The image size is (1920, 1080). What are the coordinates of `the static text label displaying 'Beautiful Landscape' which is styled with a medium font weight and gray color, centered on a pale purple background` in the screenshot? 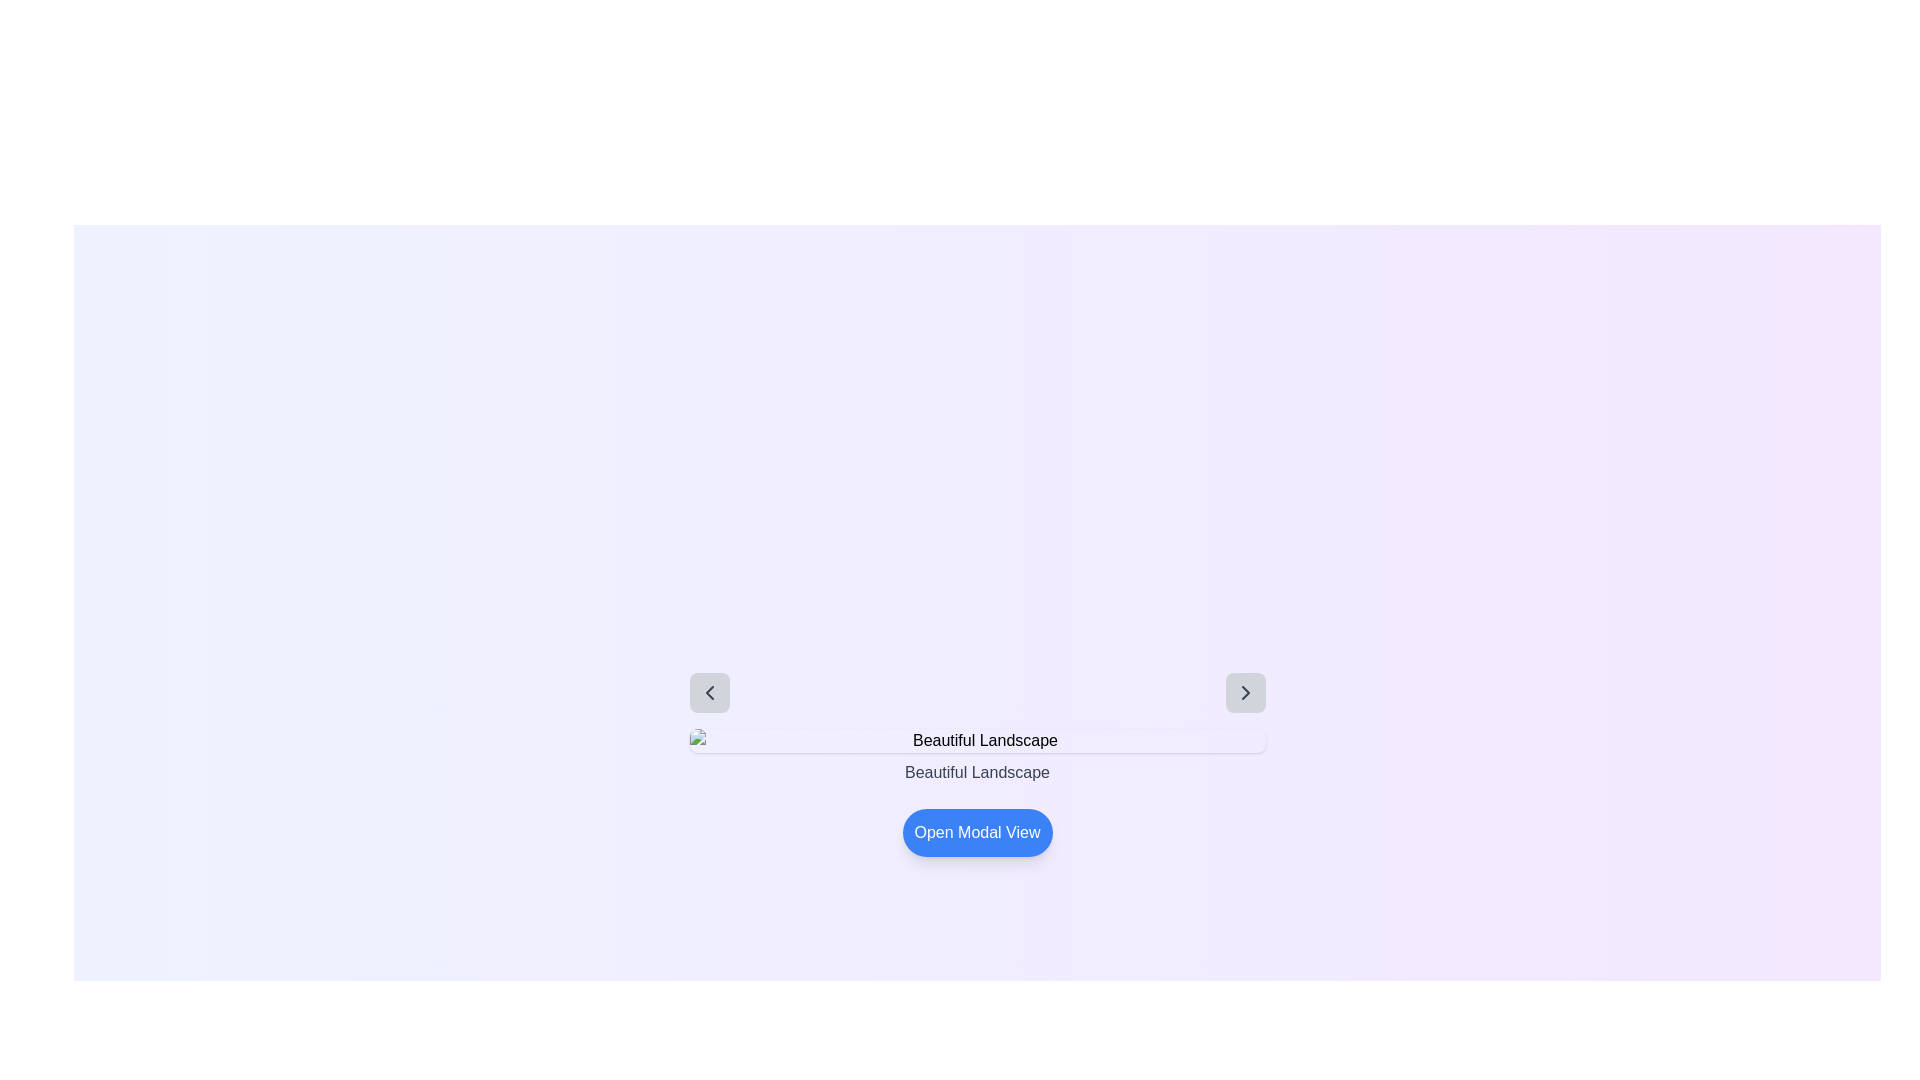 It's located at (977, 729).